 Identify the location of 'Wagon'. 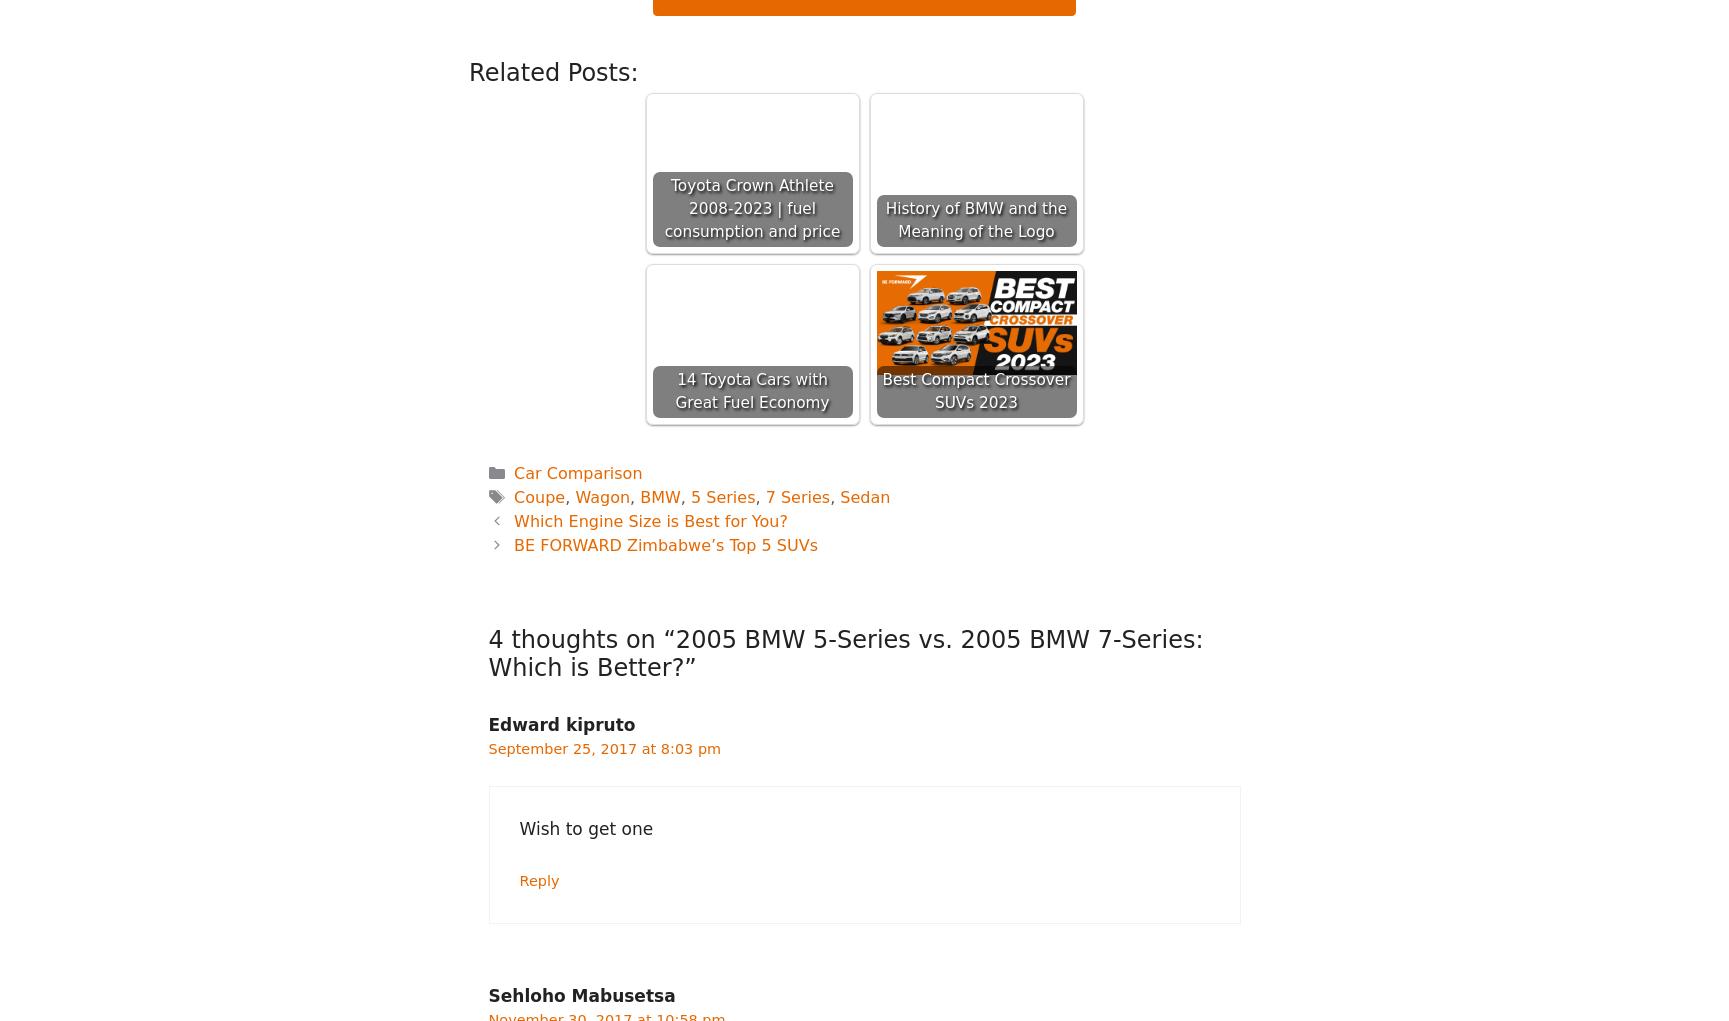
(575, 495).